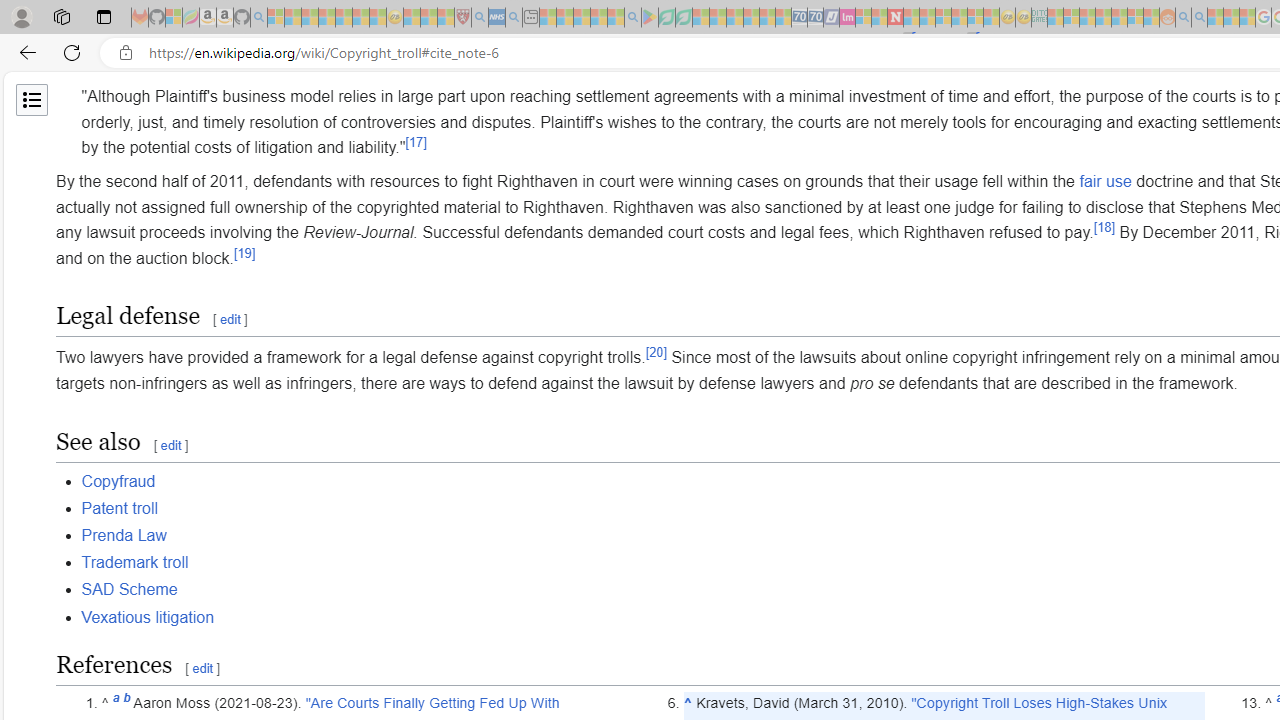 This screenshot has width=1280, height=720. What do you see at coordinates (128, 589) in the screenshot?
I see `'SAD Scheme'` at bounding box center [128, 589].